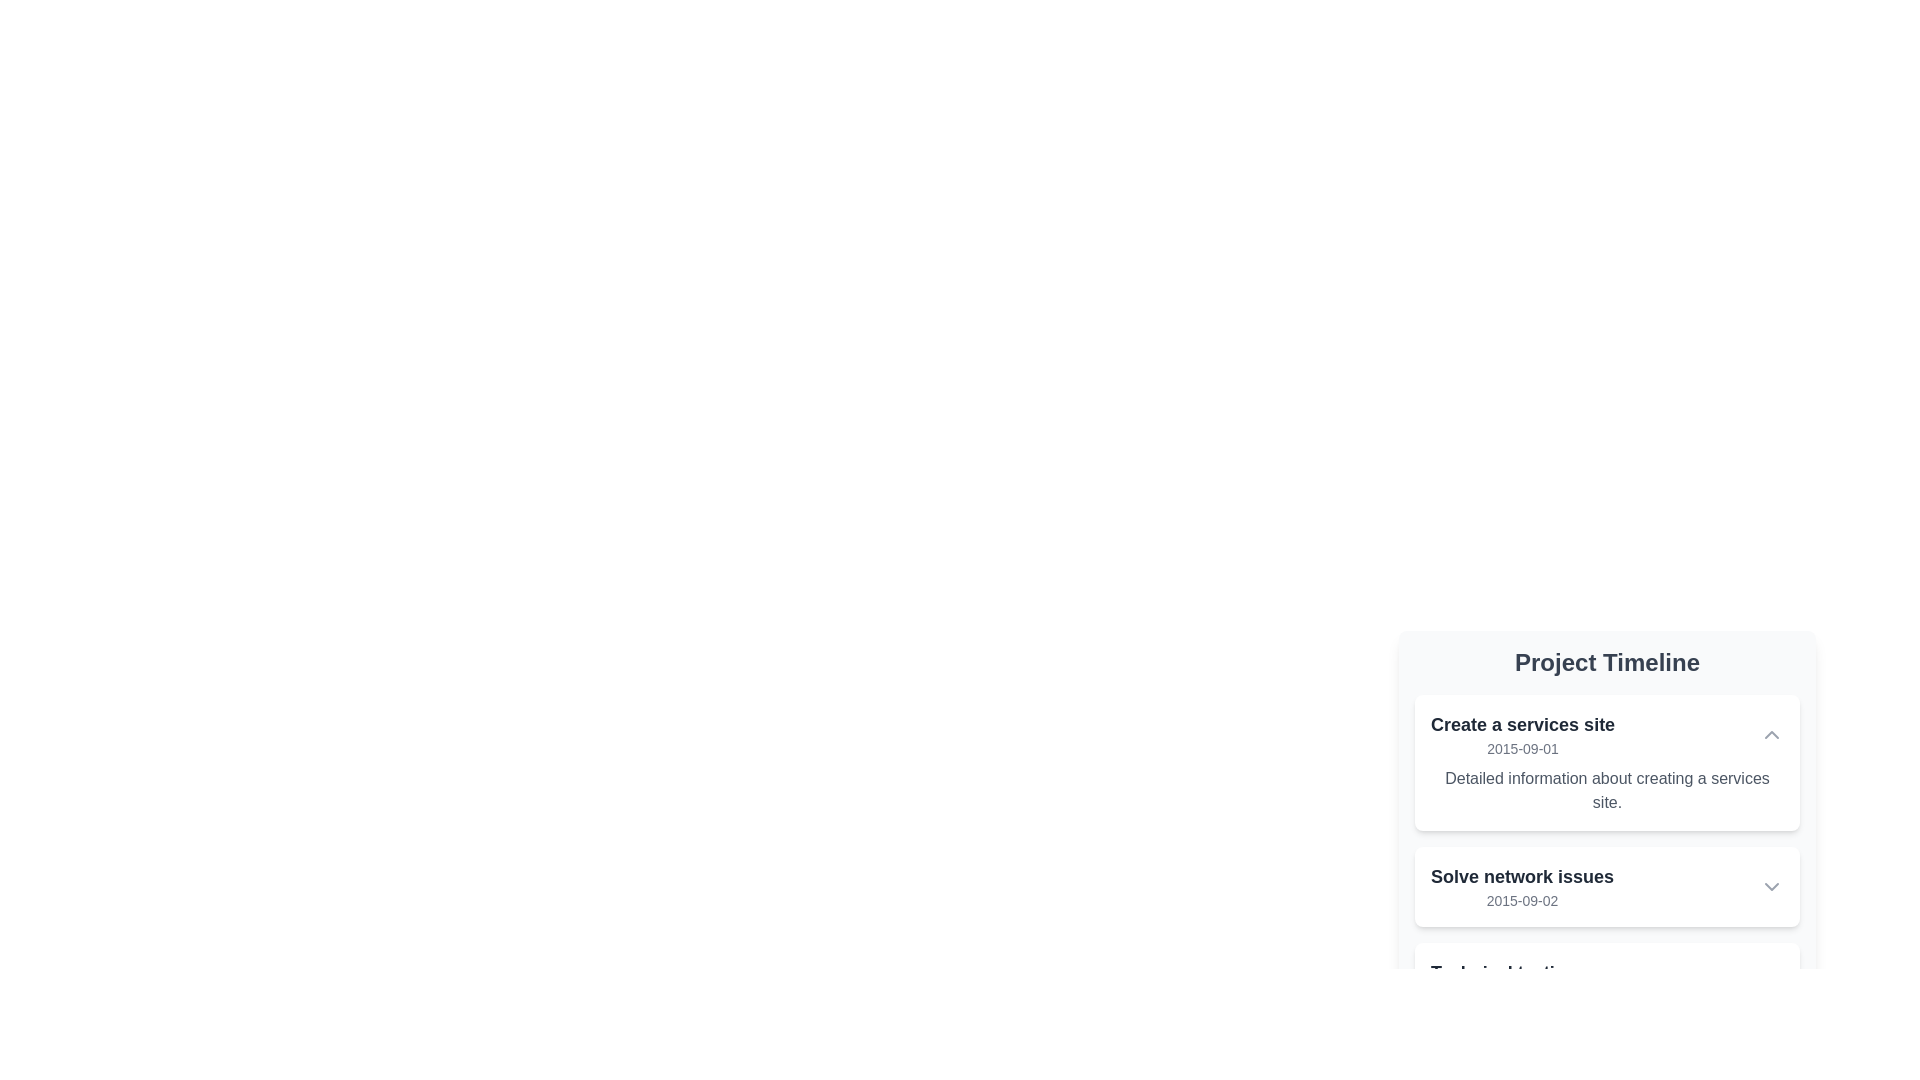 The width and height of the screenshot is (1920, 1080). Describe the element at coordinates (1771, 735) in the screenshot. I see `the interactive toggle button located at the top-right corner of the 'Create a services site' card to collapse or expand its section` at that location.